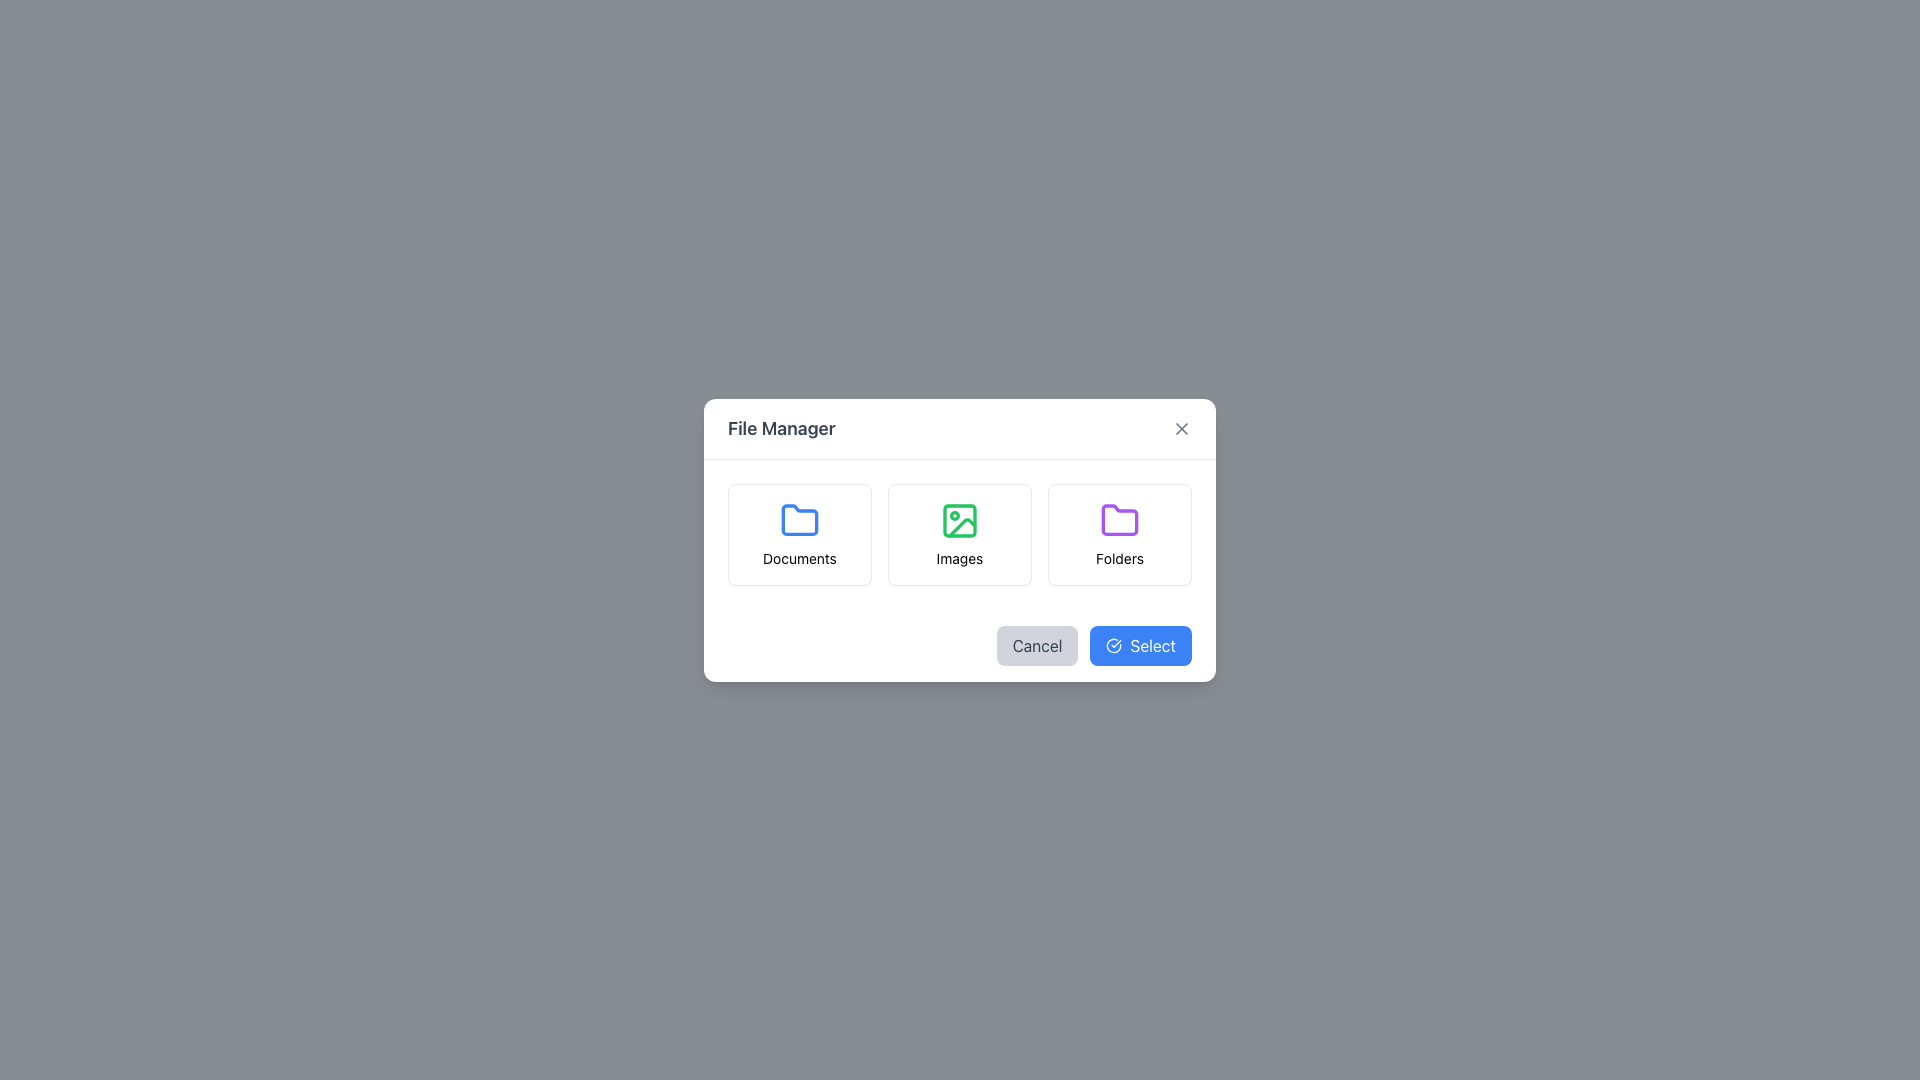 The width and height of the screenshot is (1920, 1080). Describe the element at coordinates (800, 558) in the screenshot. I see `the 'Documents' text label, which is styled in a smaller font and located directly under the blue folder icon in the first column of the File Manager dialog box` at that location.